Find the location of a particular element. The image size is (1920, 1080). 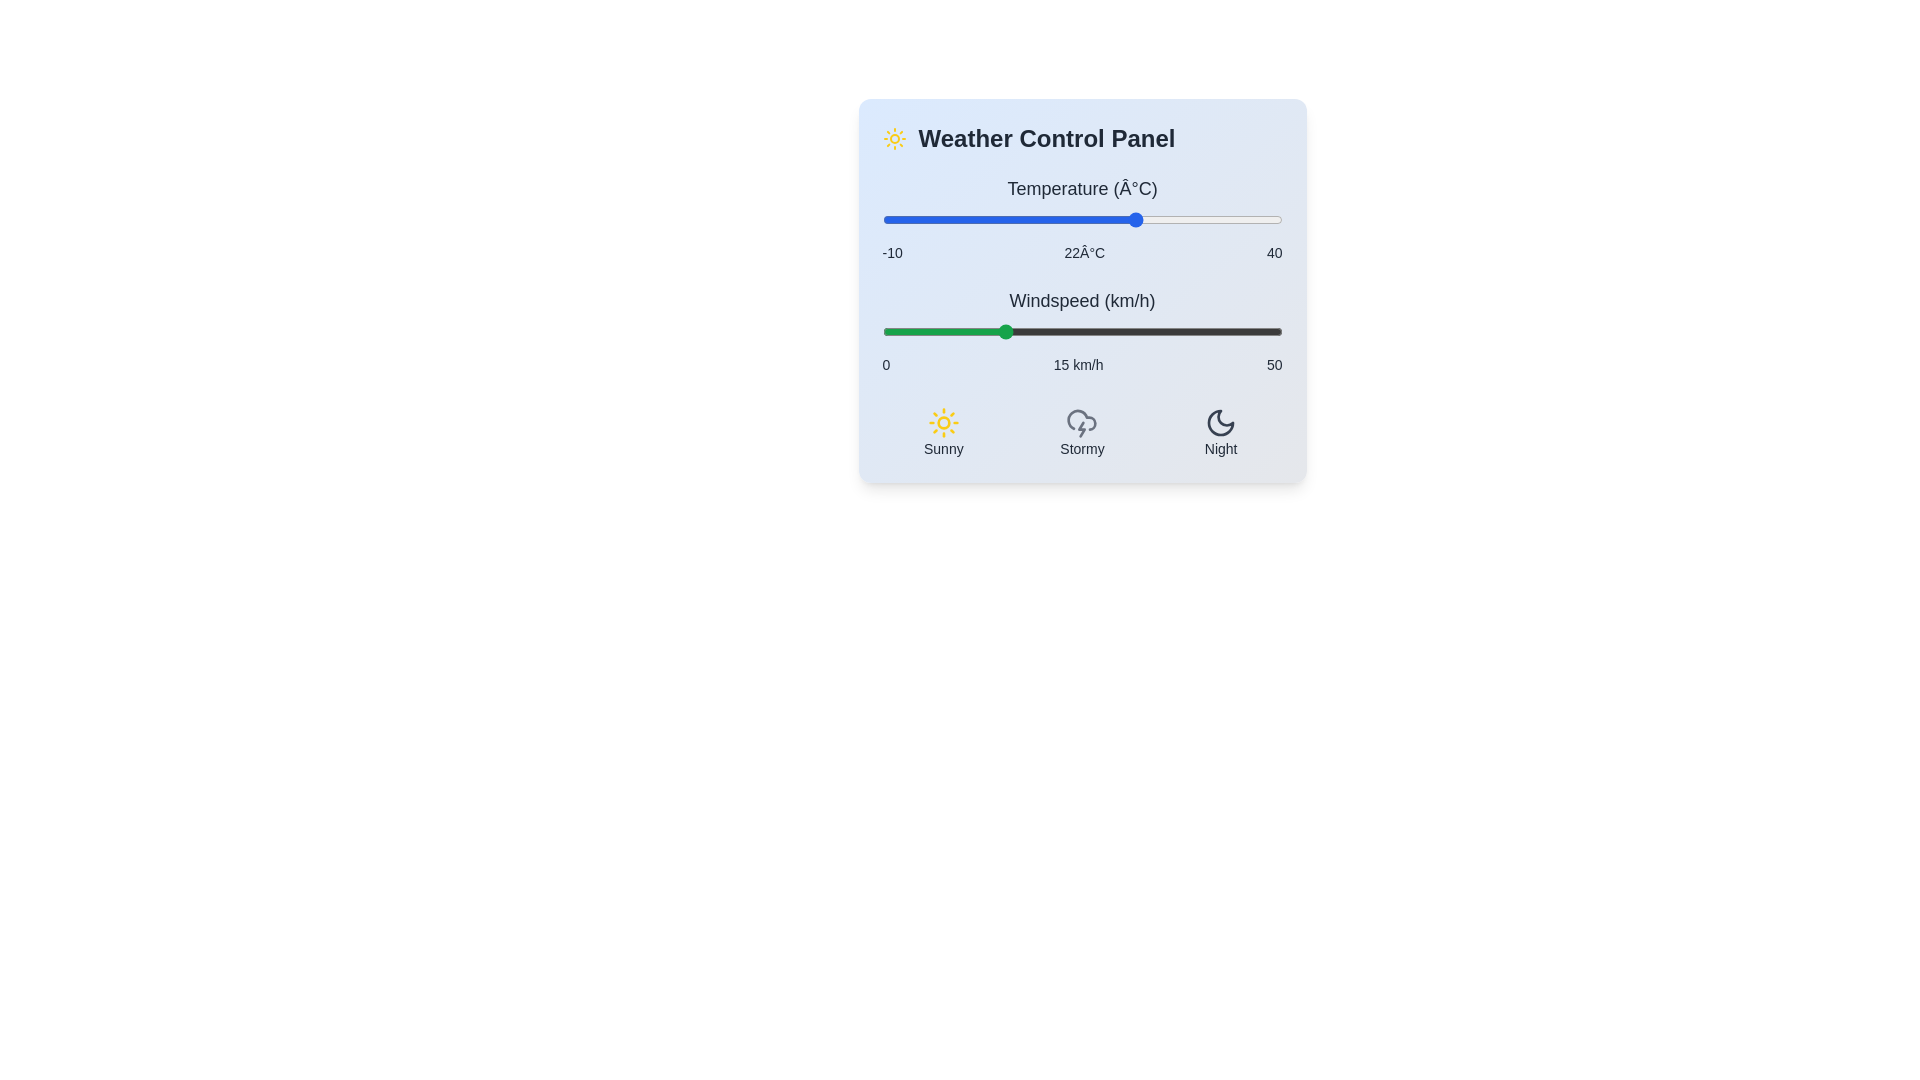

the sunny weather indicator icon, which is a static graphical representation located at the top center of the interface, indicating sunny weather is located at coordinates (942, 422).